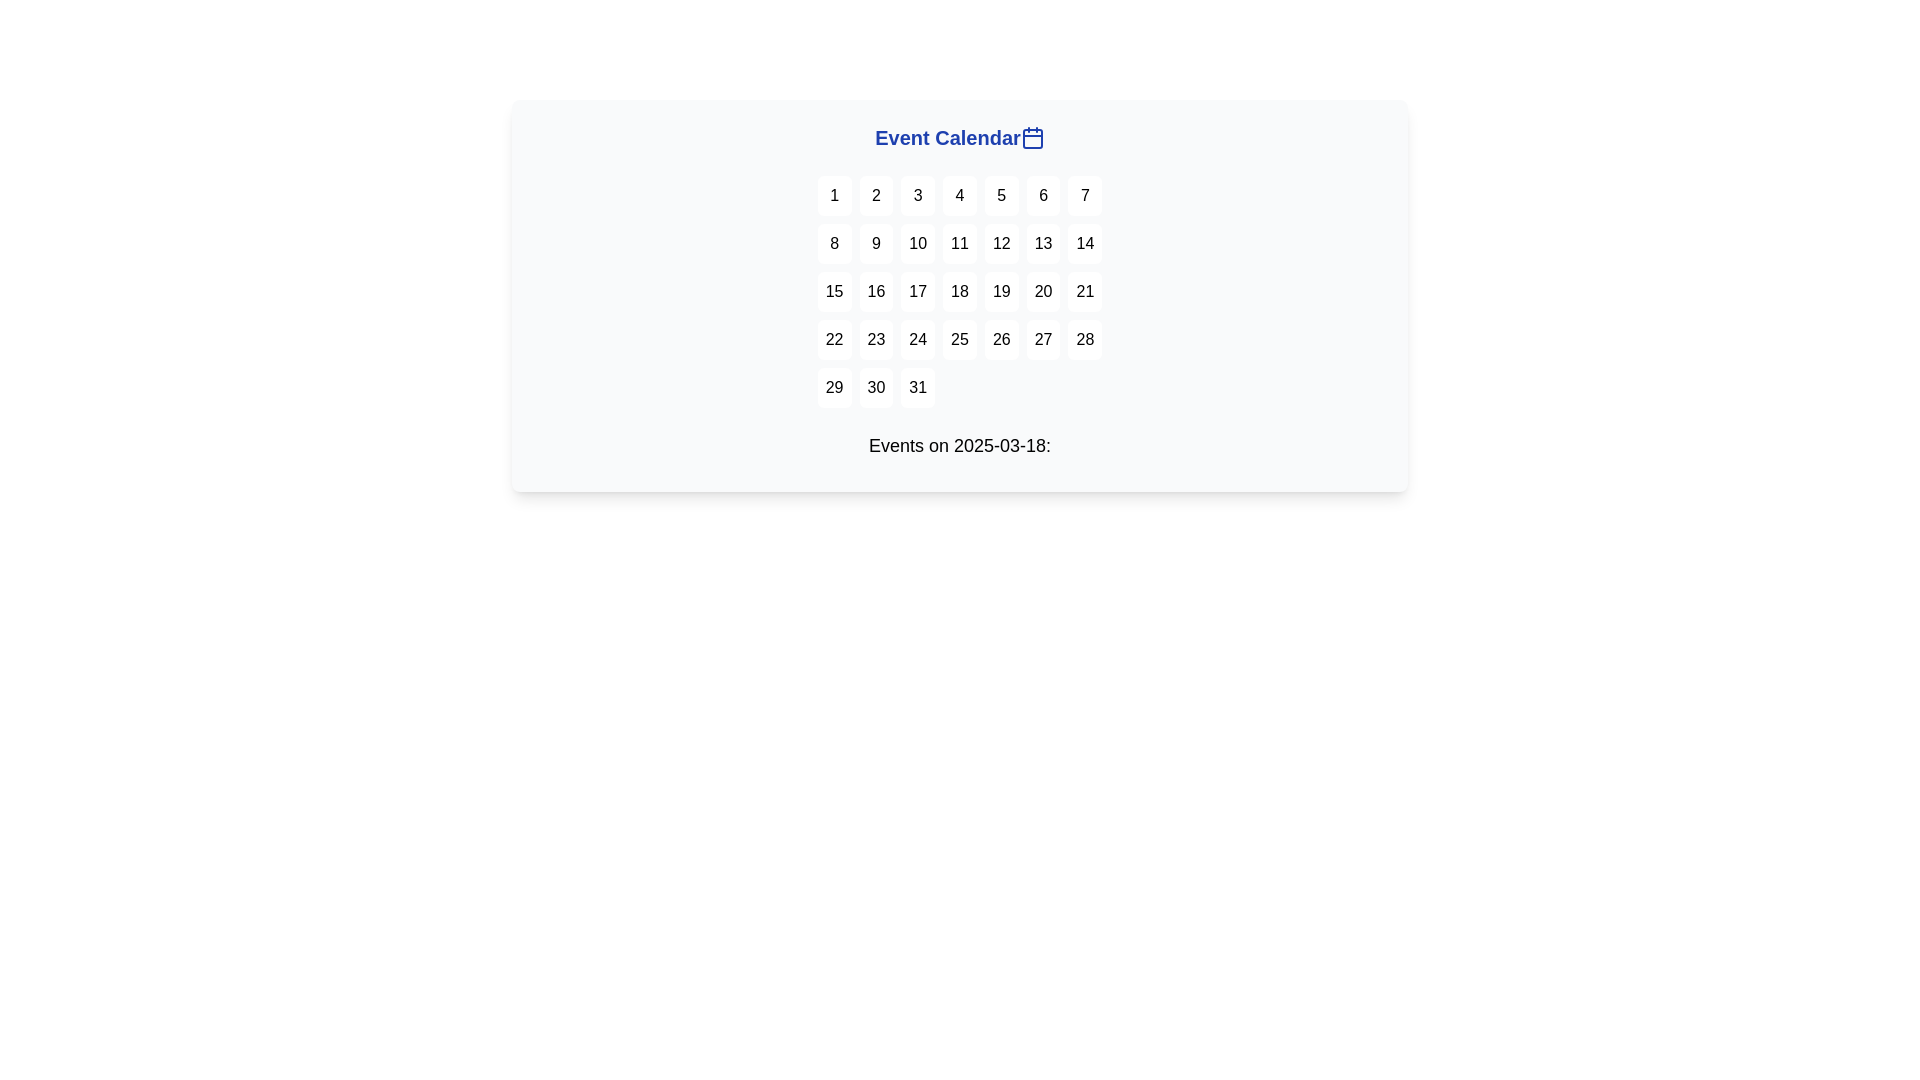  What do you see at coordinates (1042, 292) in the screenshot?
I see `the calendar date element displaying the number '20'` at bounding box center [1042, 292].